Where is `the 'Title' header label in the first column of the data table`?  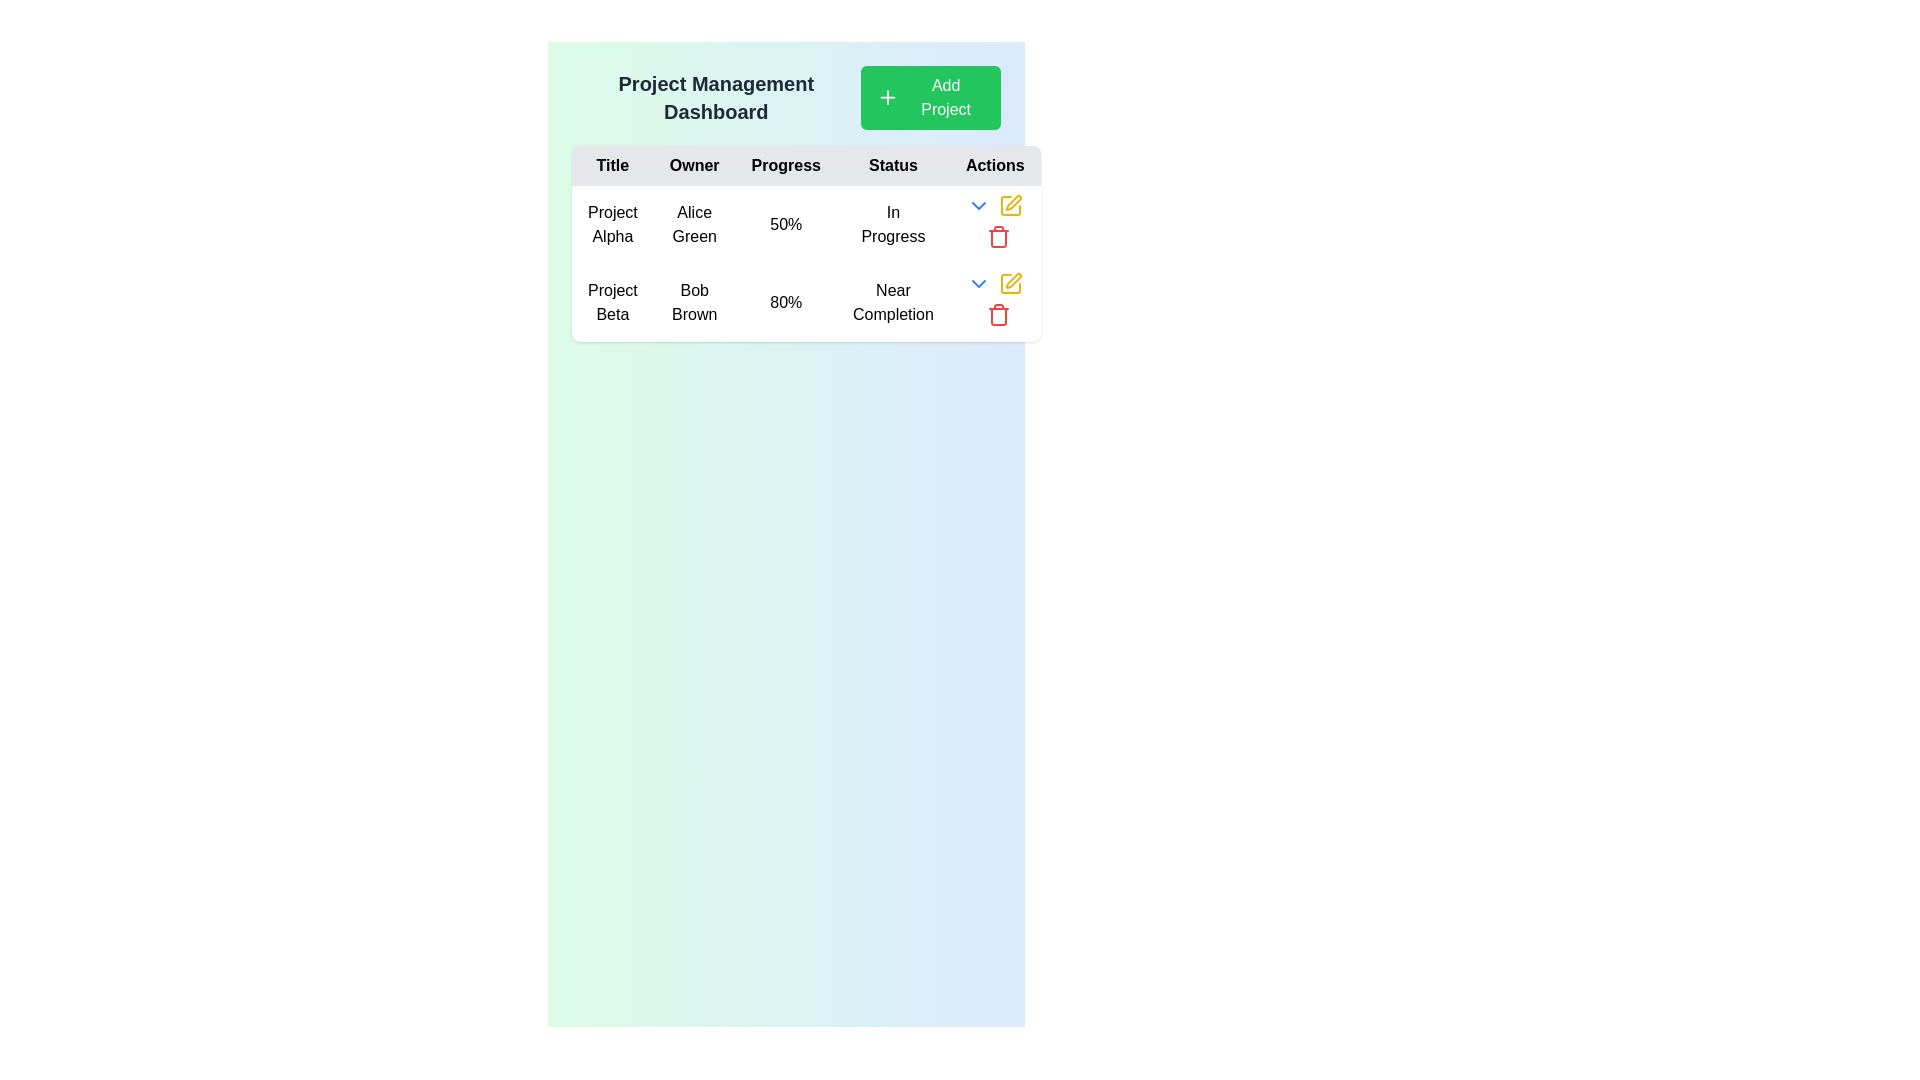
the 'Title' header label in the first column of the data table is located at coordinates (611, 164).